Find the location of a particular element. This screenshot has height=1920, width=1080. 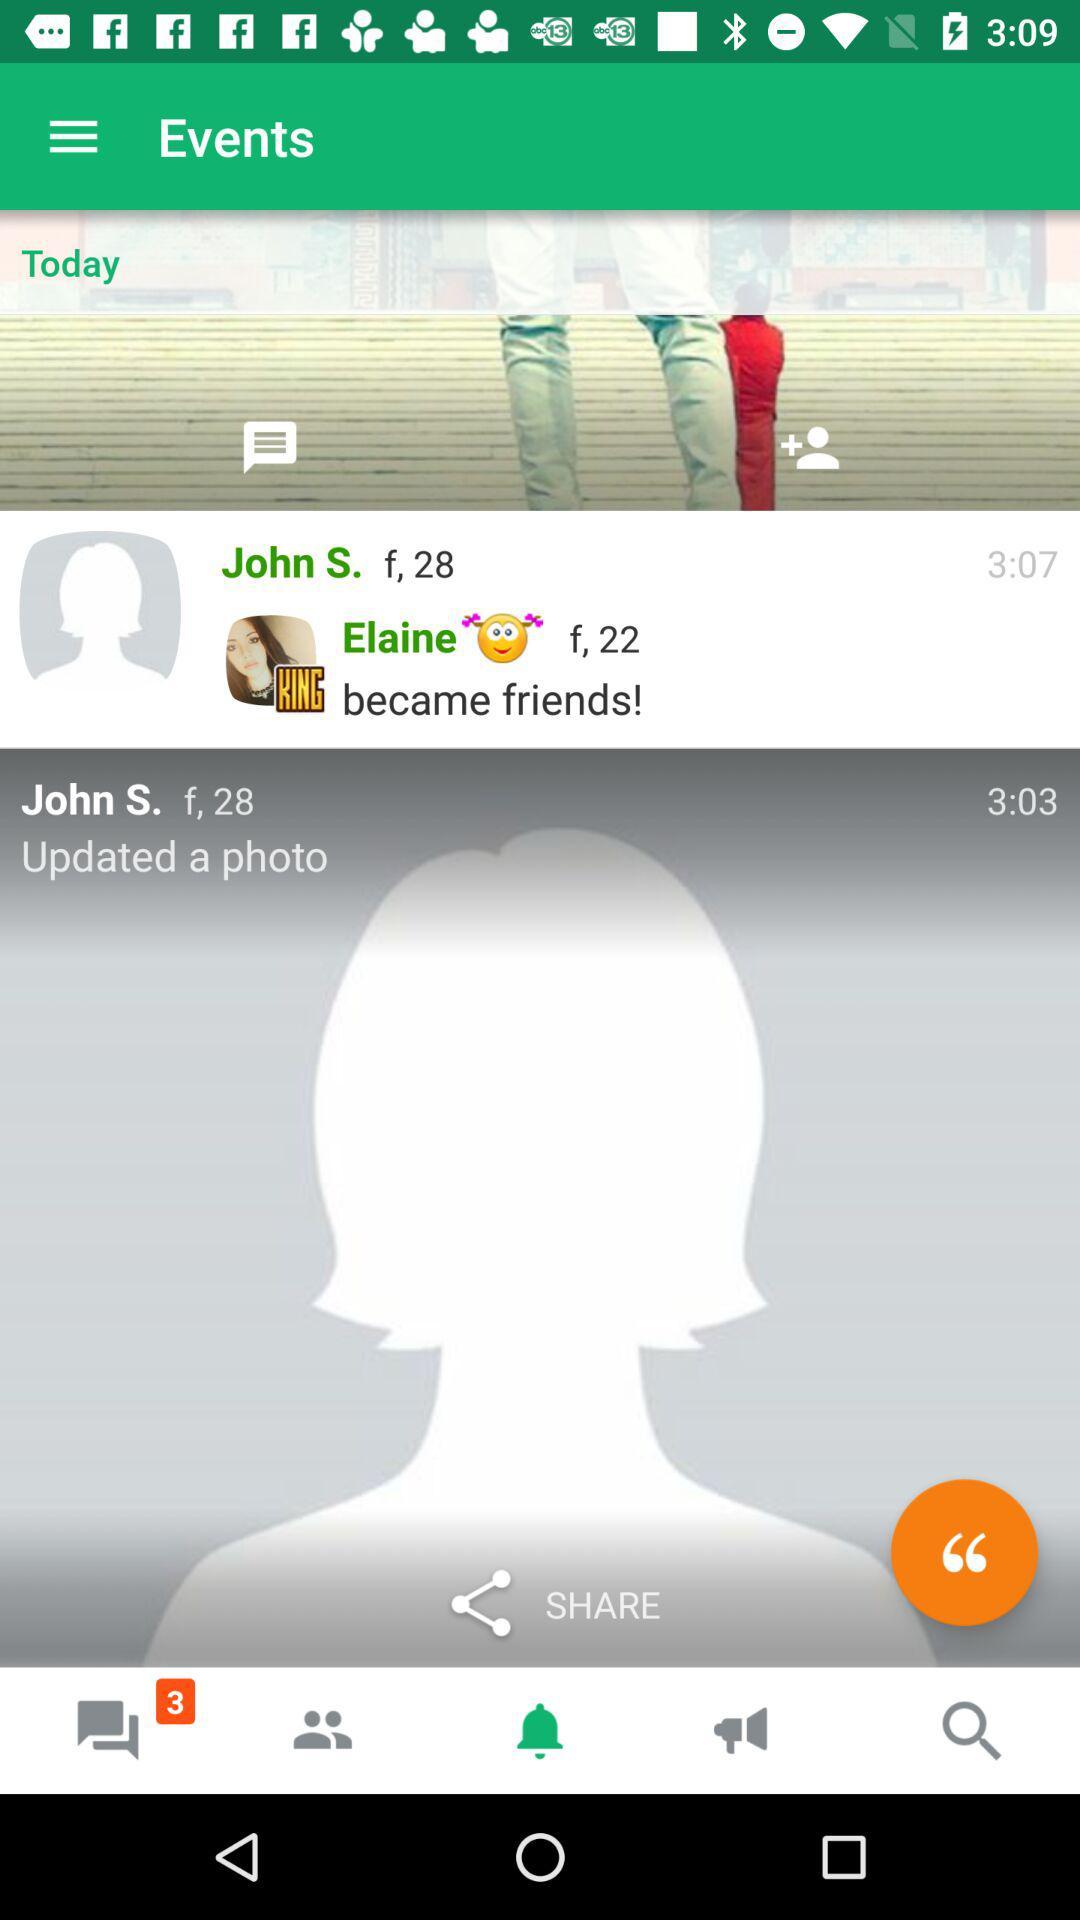

share by text is located at coordinates (270, 446).